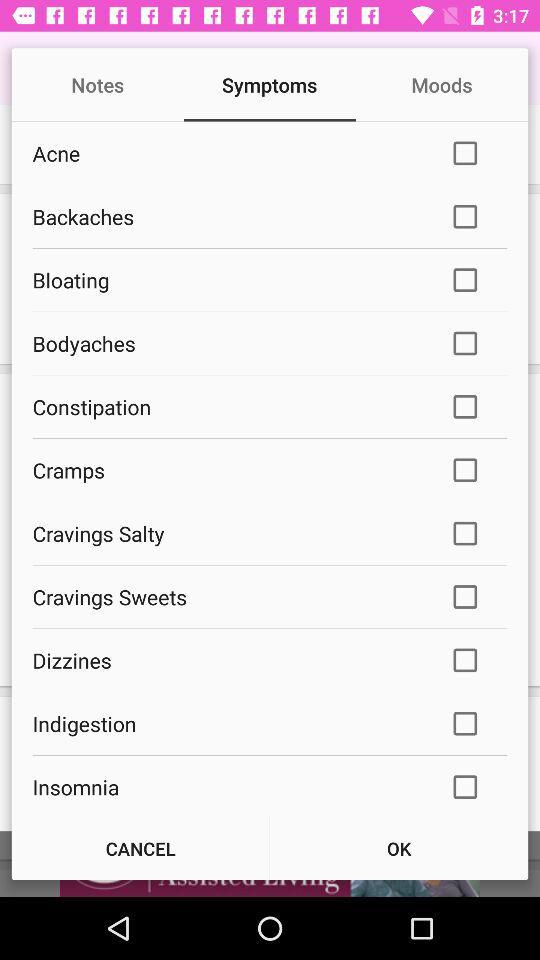  What do you see at coordinates (226, 216) in the screenshot?
I see `backaches item` at bounding box center [226, 216].